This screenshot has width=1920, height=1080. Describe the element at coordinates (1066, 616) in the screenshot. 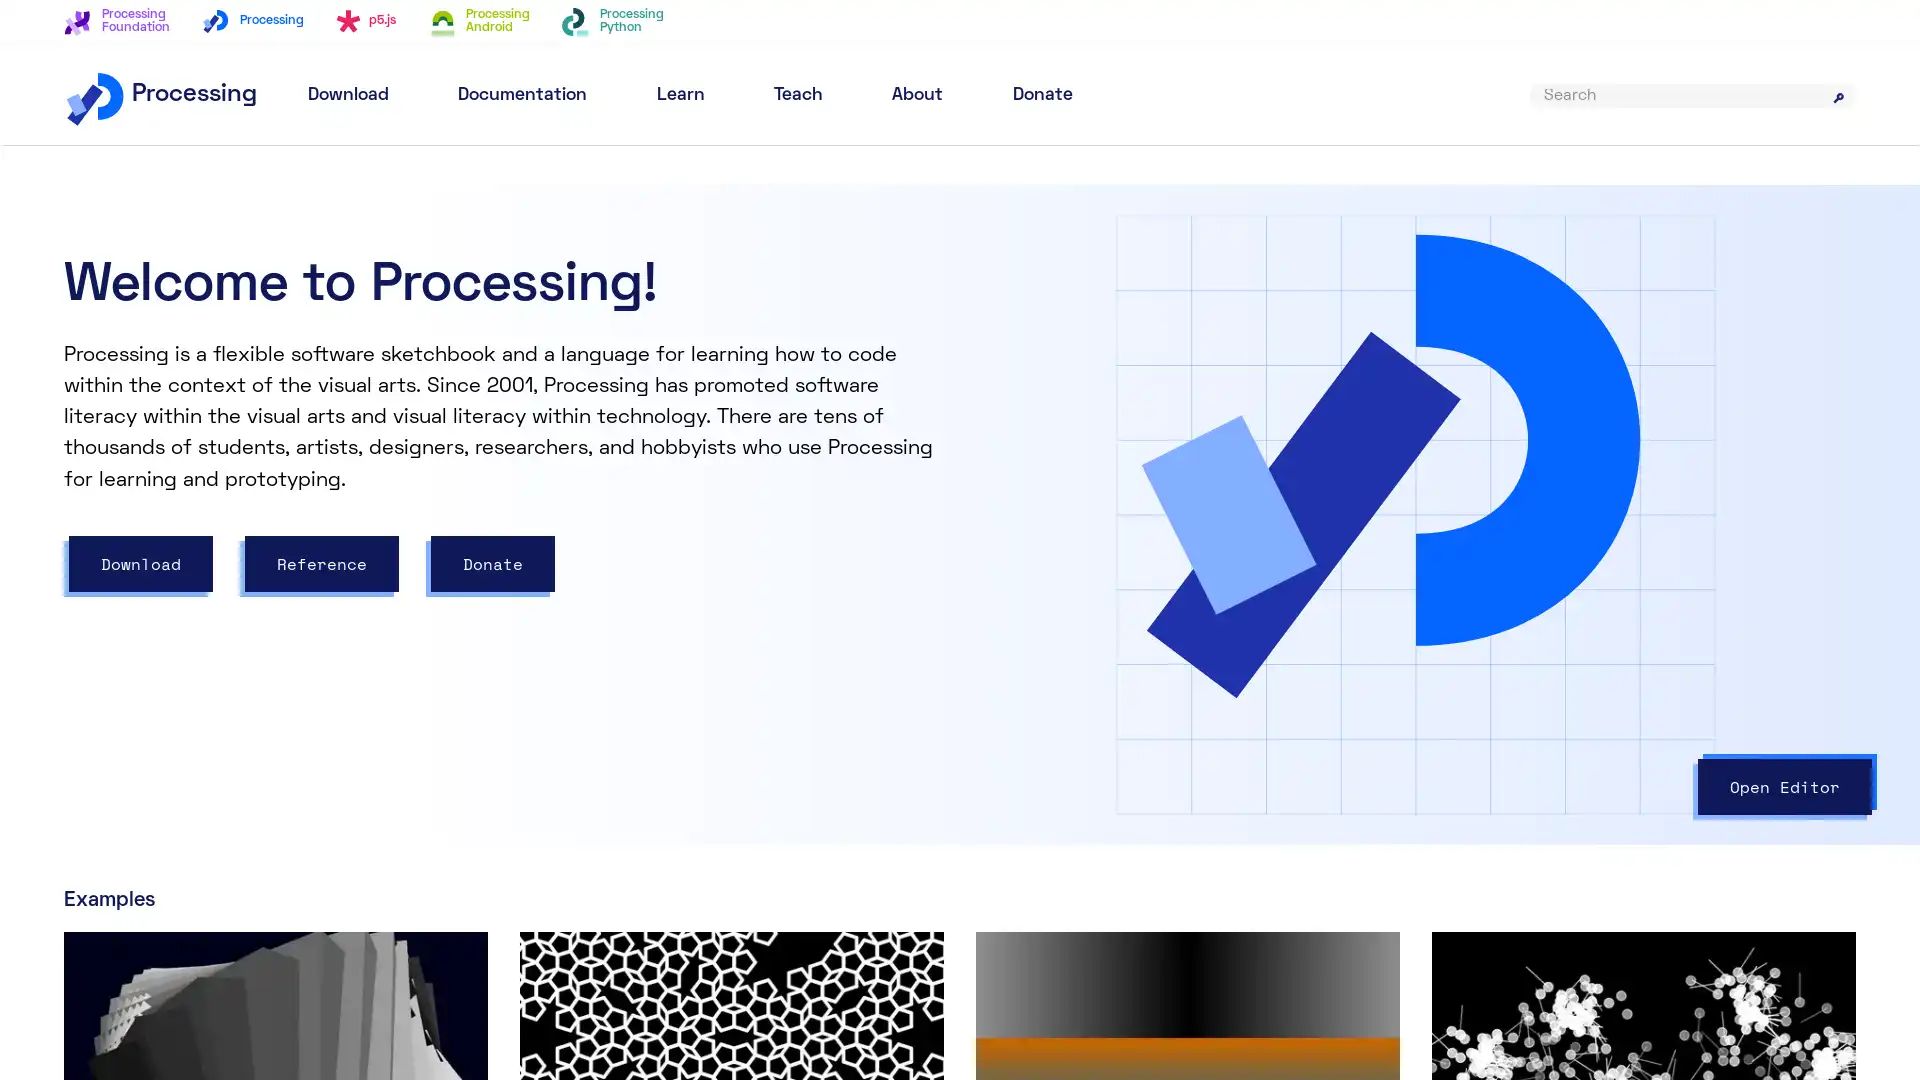

I see `change position` at that location.